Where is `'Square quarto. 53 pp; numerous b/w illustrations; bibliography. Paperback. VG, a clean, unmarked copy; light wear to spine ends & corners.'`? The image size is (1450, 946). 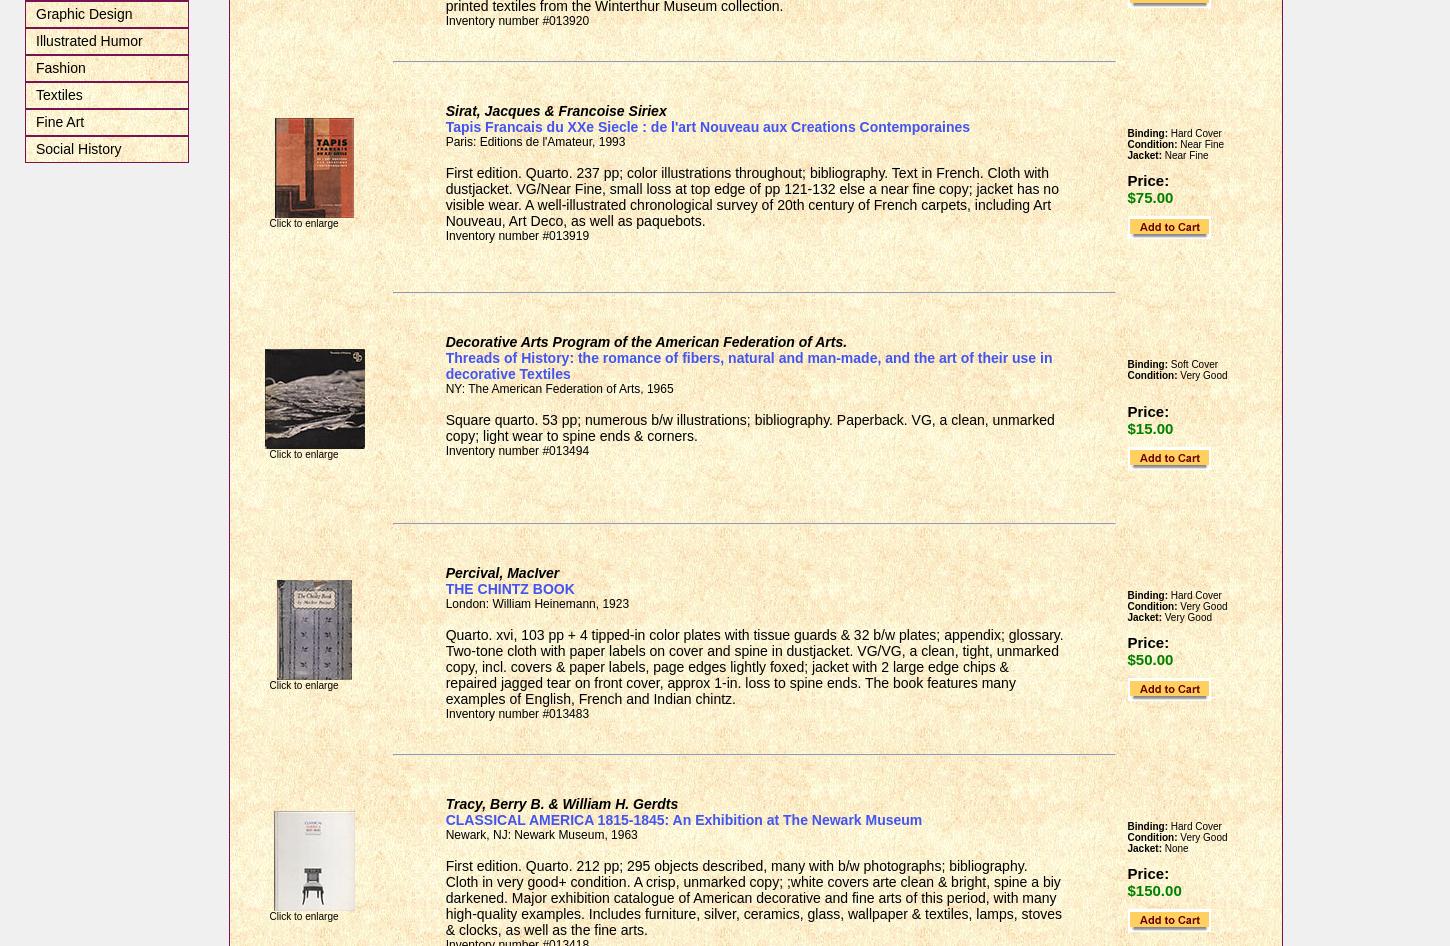 'Square quarto. 53 pp; numerous b/w illustrations; bibliography. Paperback. VG, a clean, unmarked copy; light wear to spine ends & corners.' is located at coordinates (749, 426).